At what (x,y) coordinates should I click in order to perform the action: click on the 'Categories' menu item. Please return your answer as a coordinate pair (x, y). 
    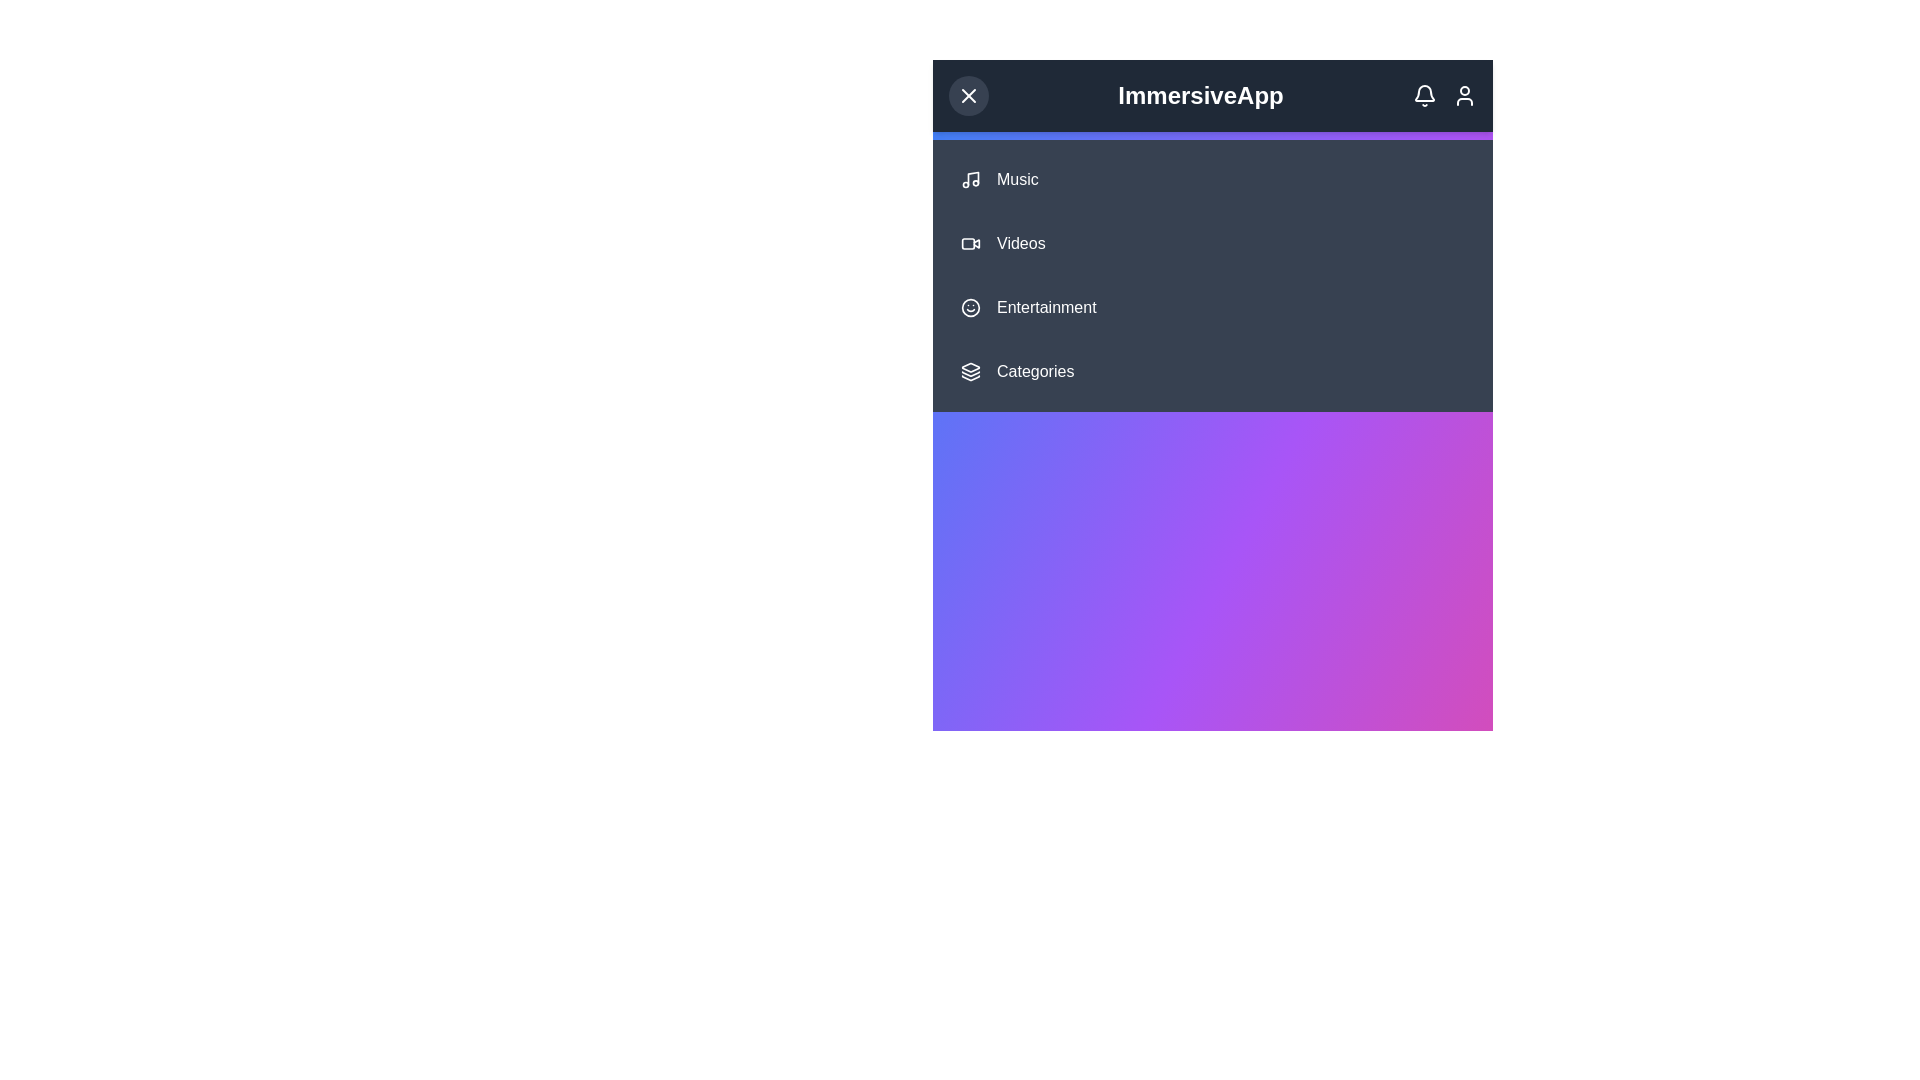
    Looking at the image, I should click on (1212, 371).